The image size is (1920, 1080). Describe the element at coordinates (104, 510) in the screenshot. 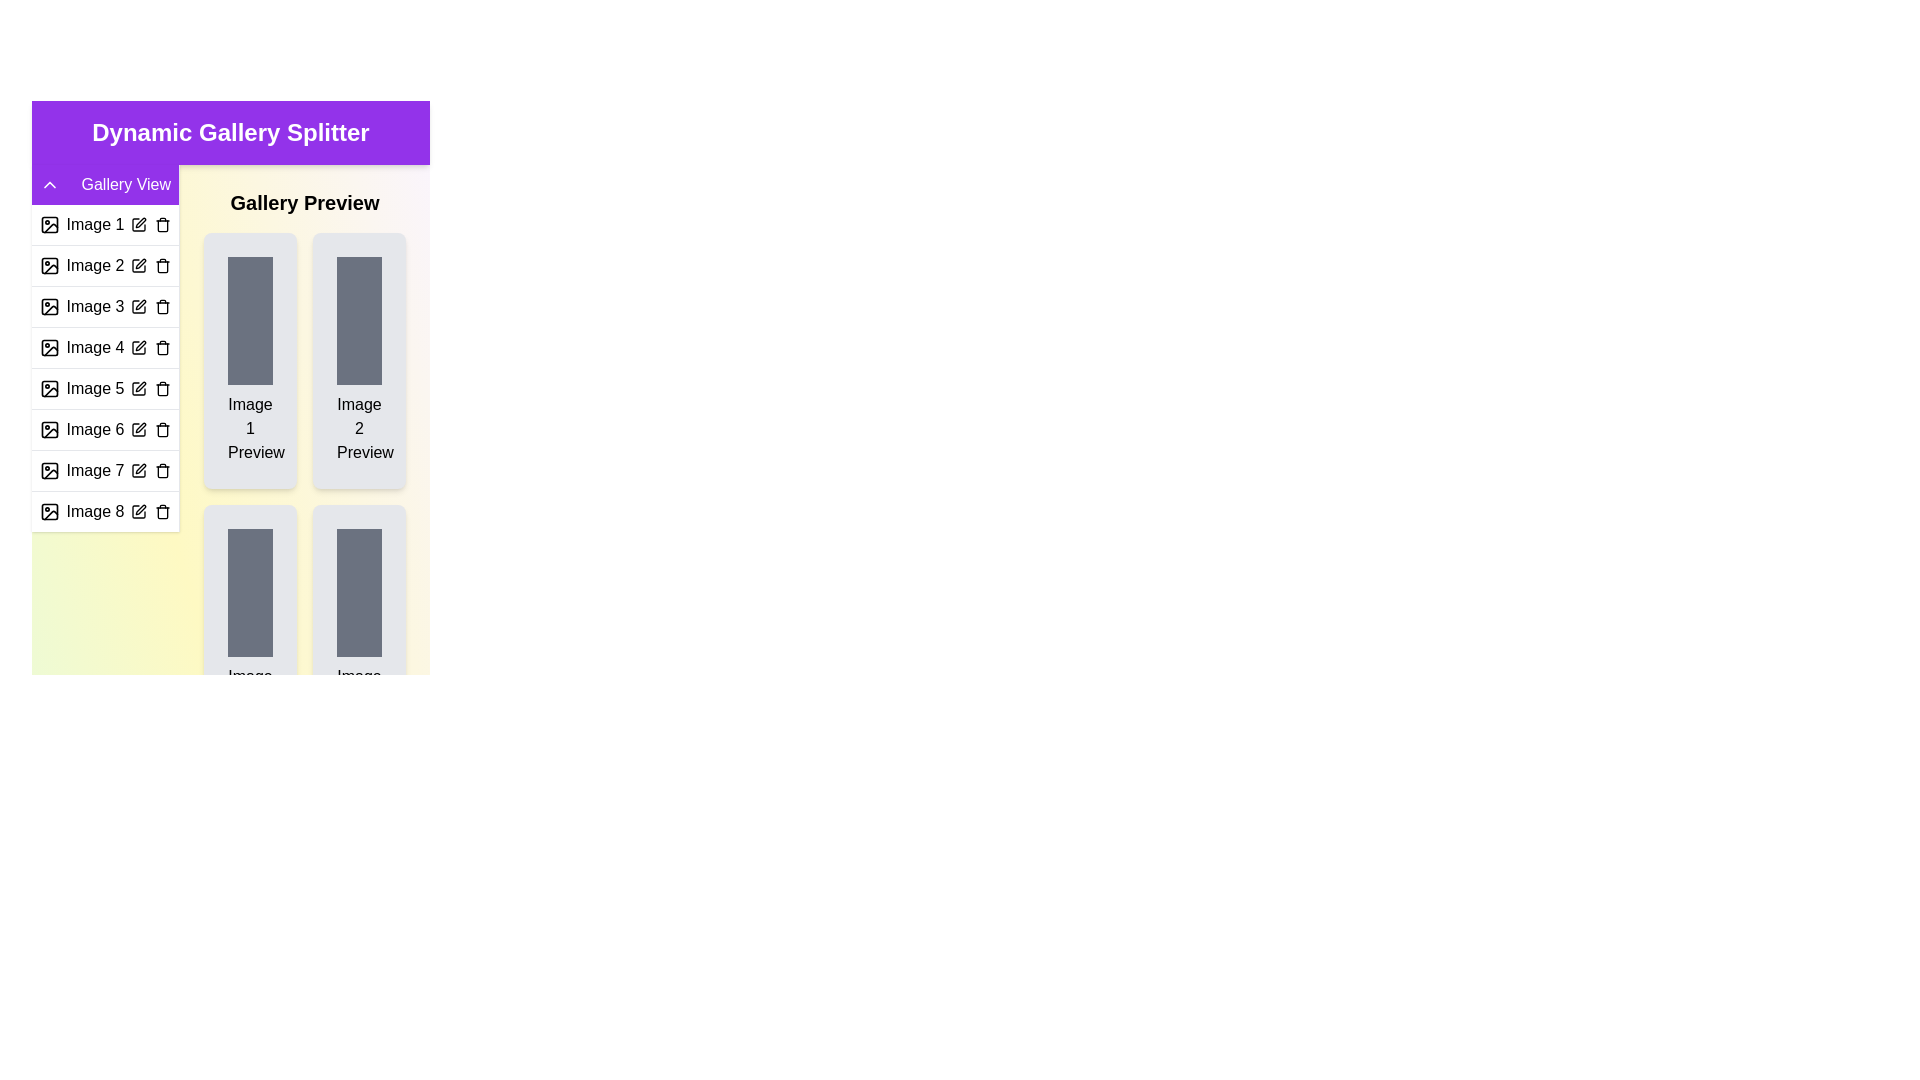

I see `the last gallery item representing 'Image 8' in the 'Gallery View' section` at that location.